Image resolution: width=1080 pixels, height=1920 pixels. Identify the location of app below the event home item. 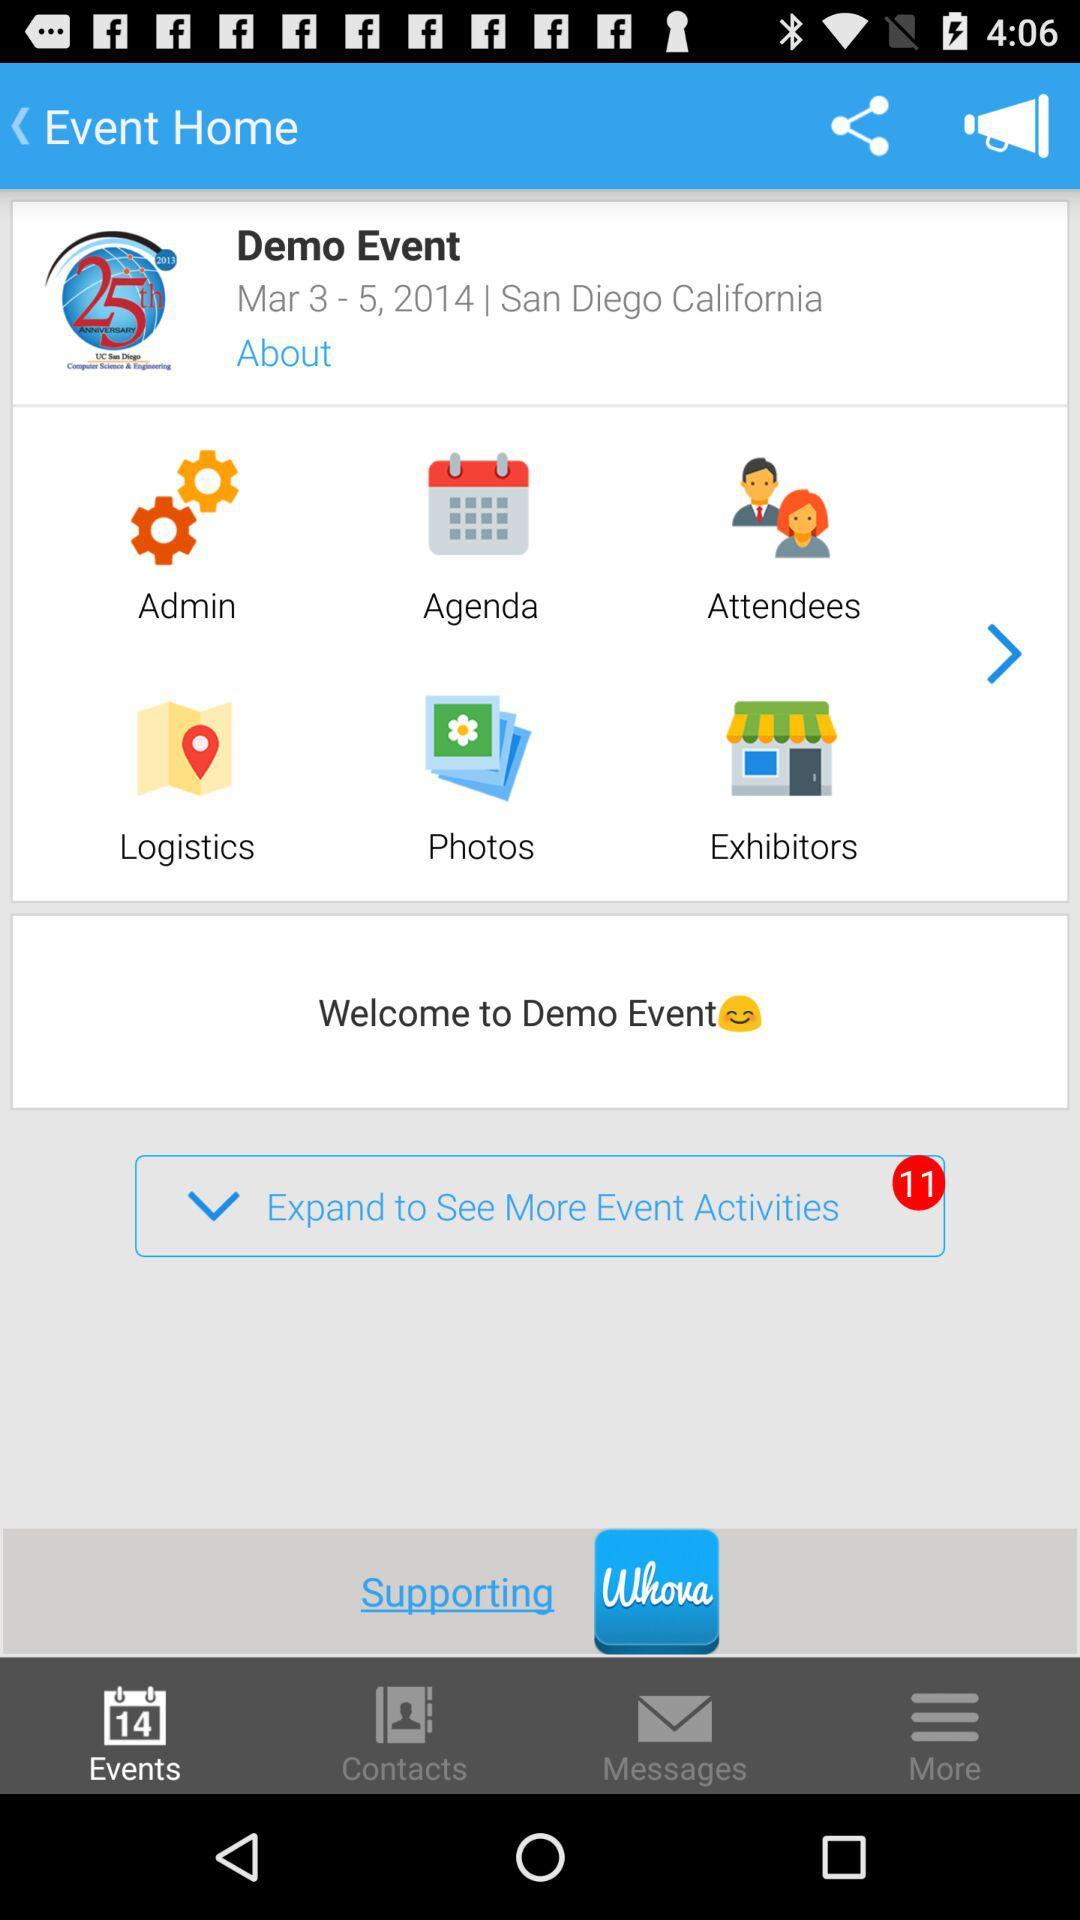
(111, 299).